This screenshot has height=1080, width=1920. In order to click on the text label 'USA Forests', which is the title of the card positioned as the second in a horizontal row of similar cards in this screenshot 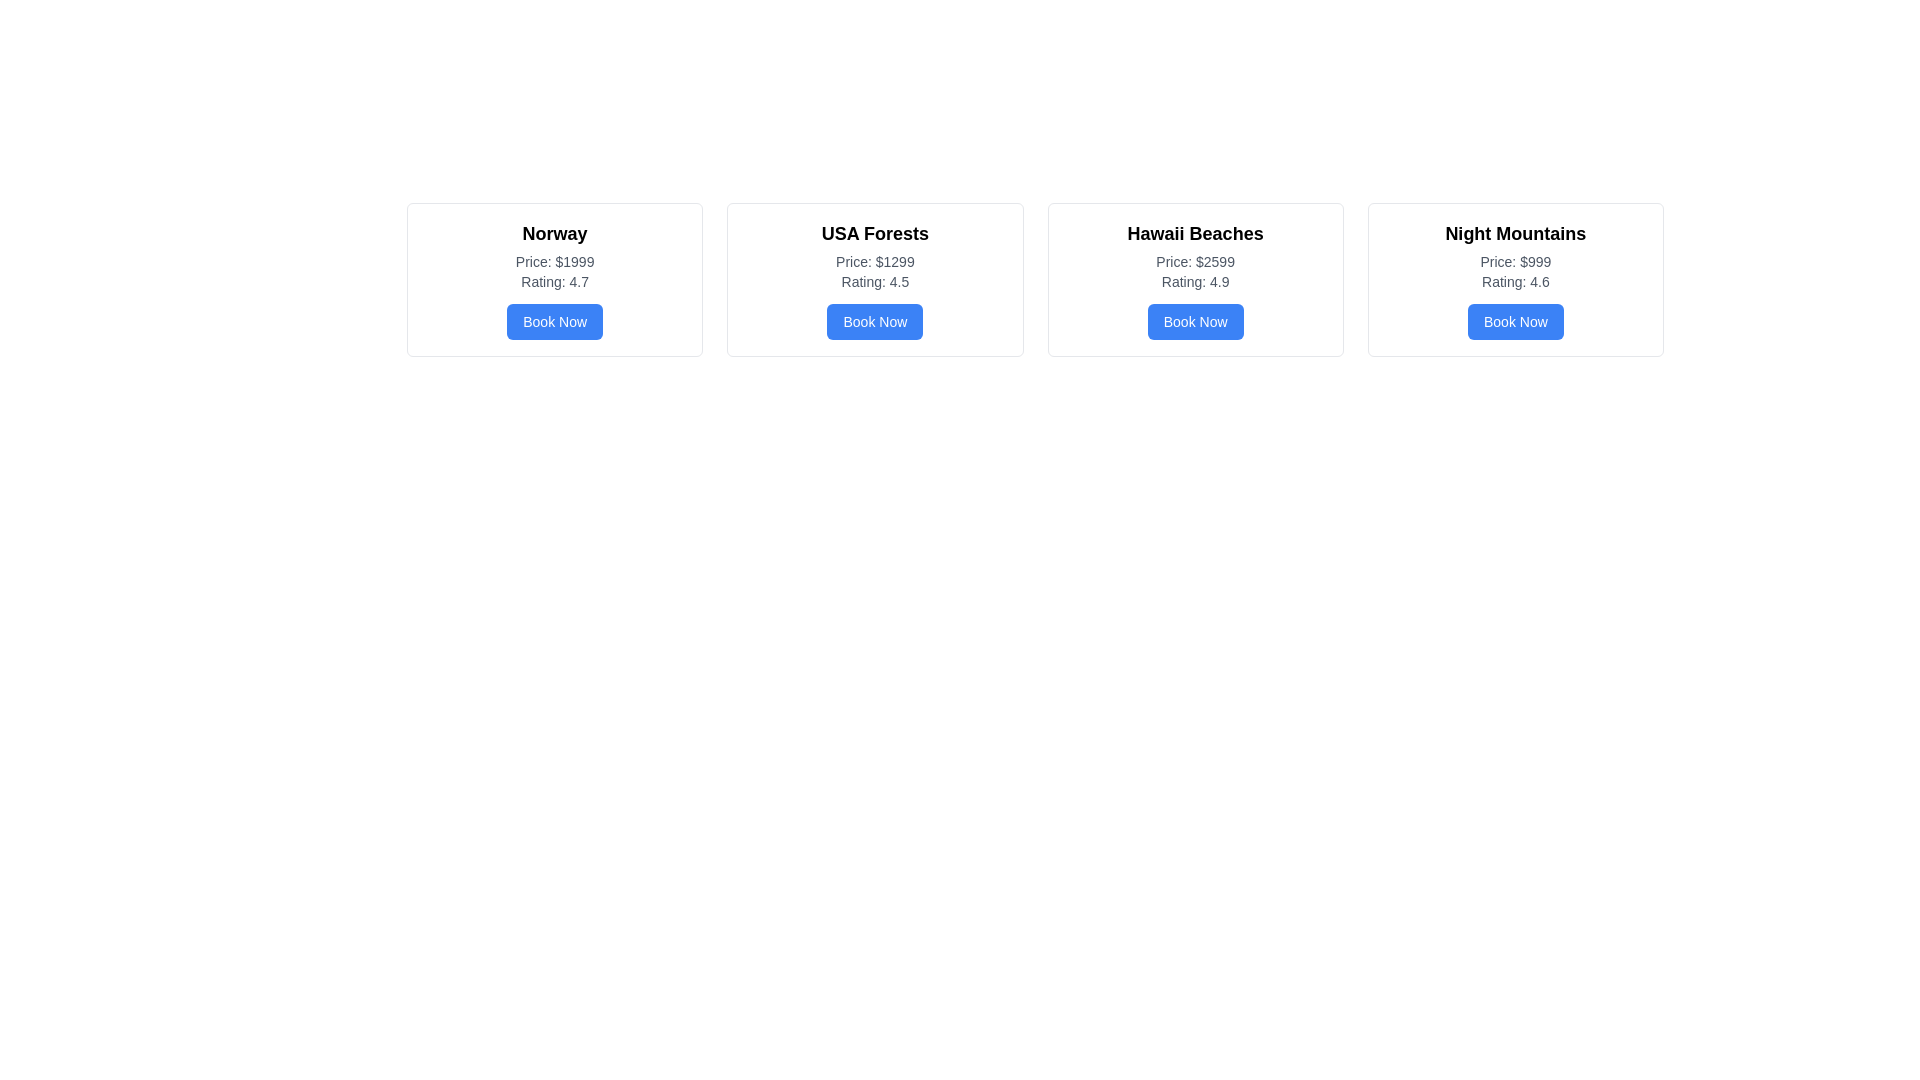, I will do `click(875, 233)`.